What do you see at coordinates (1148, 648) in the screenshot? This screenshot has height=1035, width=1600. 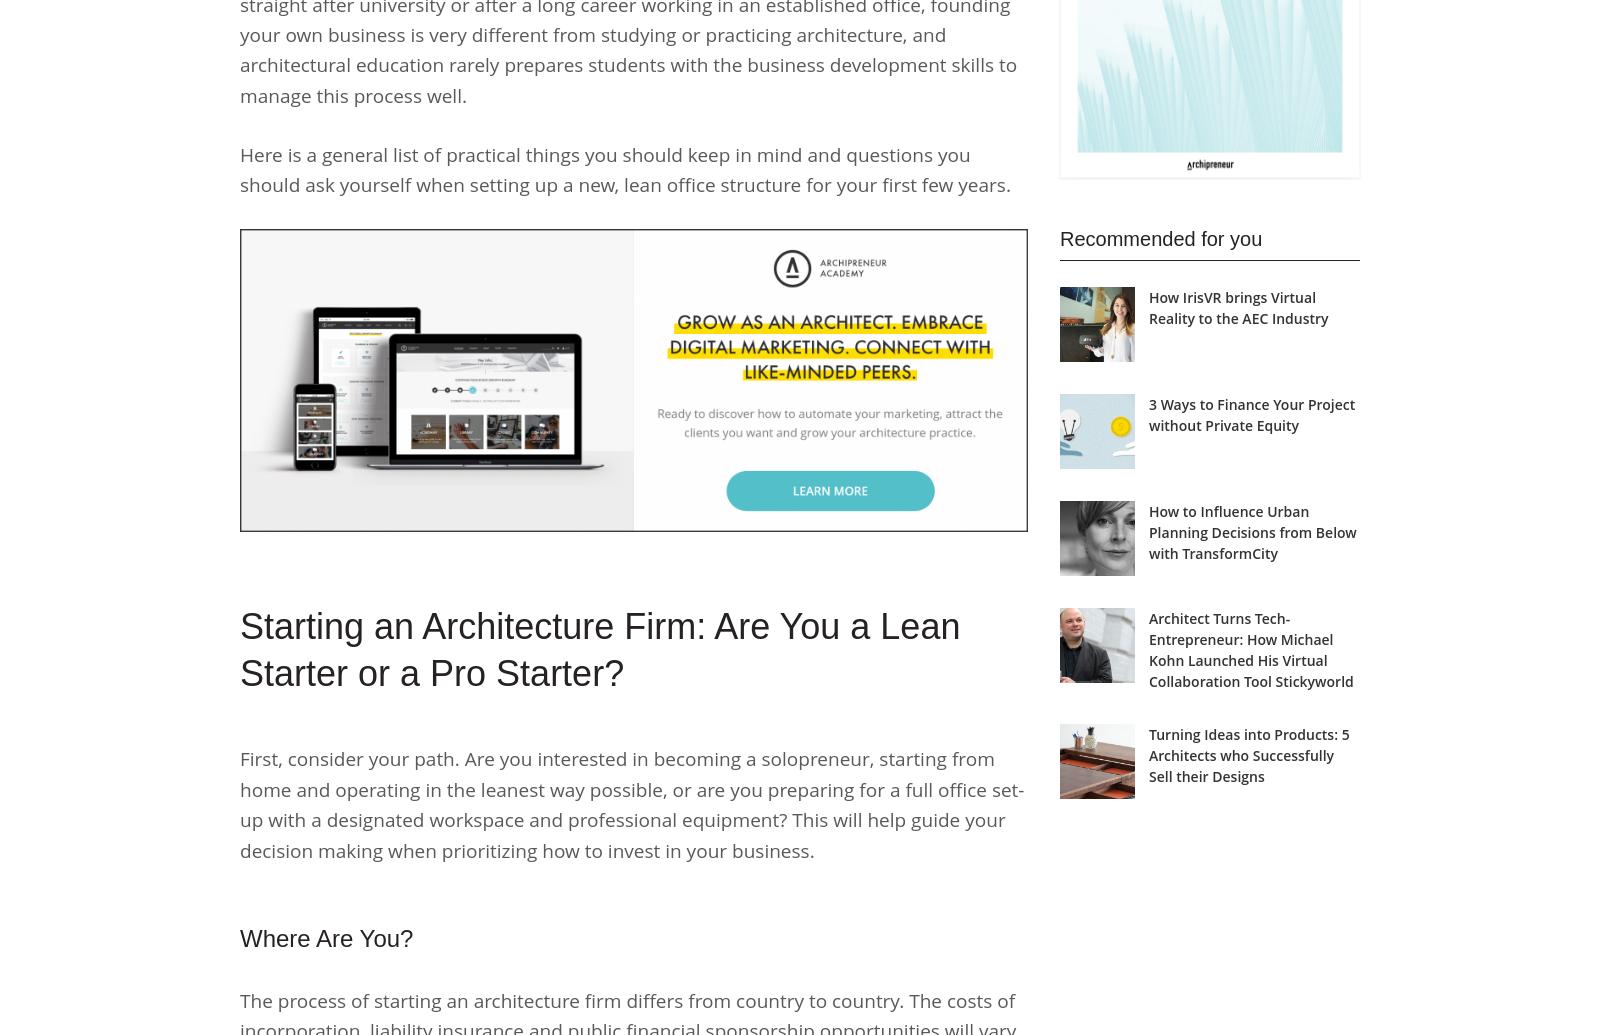 I see `'Architect Turns Tech-Entrepreneur: How Michael Kohn Launched His Virtual Collaboration Tool Stickyworld'` at bounding box center [1148, 648].